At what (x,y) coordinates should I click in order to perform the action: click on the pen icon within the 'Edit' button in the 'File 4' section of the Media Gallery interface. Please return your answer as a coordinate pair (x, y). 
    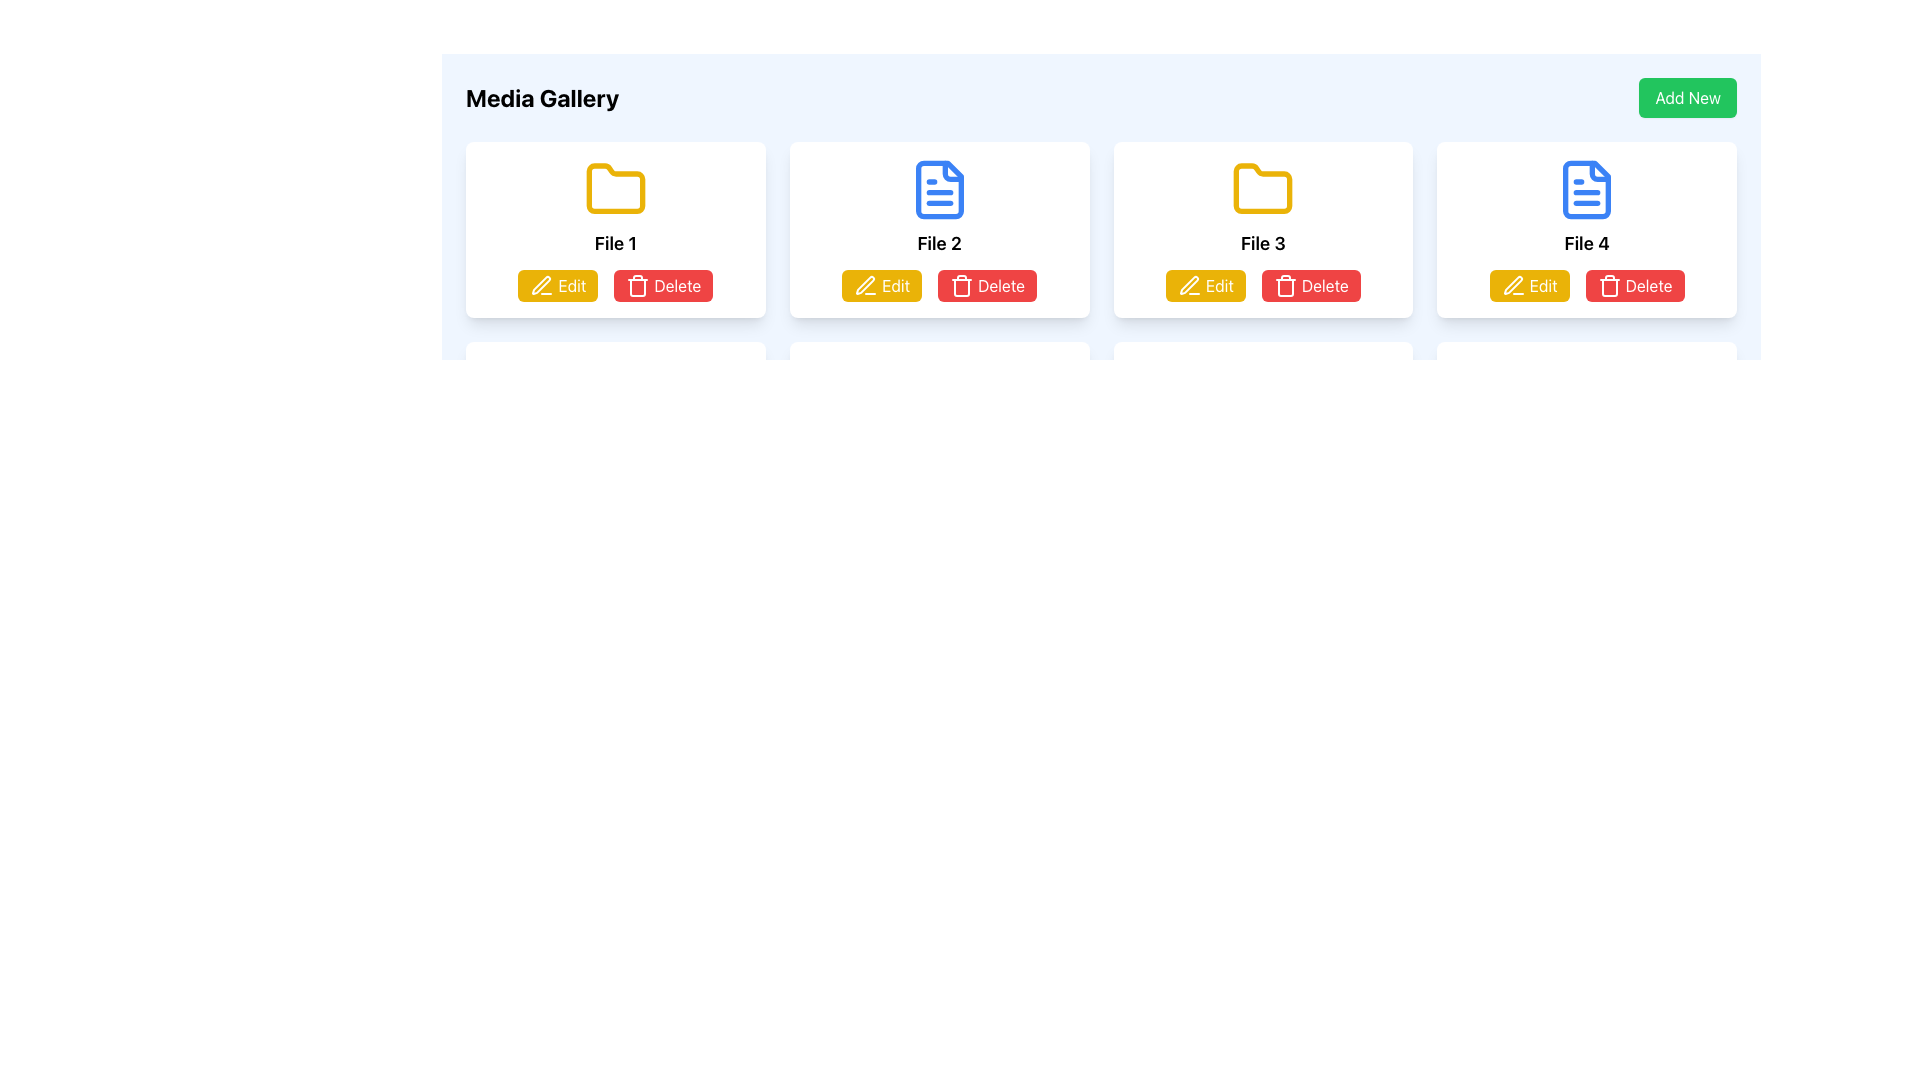
    Looking at the image, I should click on (1513, 285).